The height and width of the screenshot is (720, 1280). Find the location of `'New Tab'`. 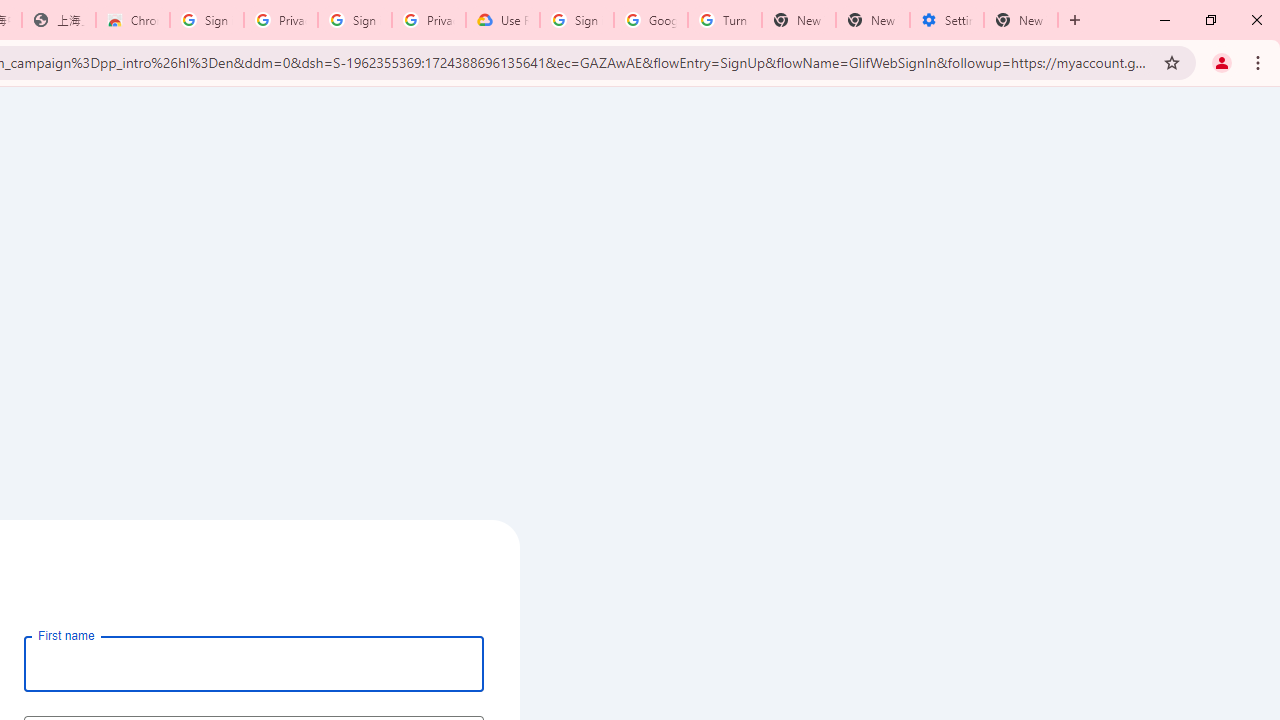

'New Tab' is located at coordinates (1074, 20).